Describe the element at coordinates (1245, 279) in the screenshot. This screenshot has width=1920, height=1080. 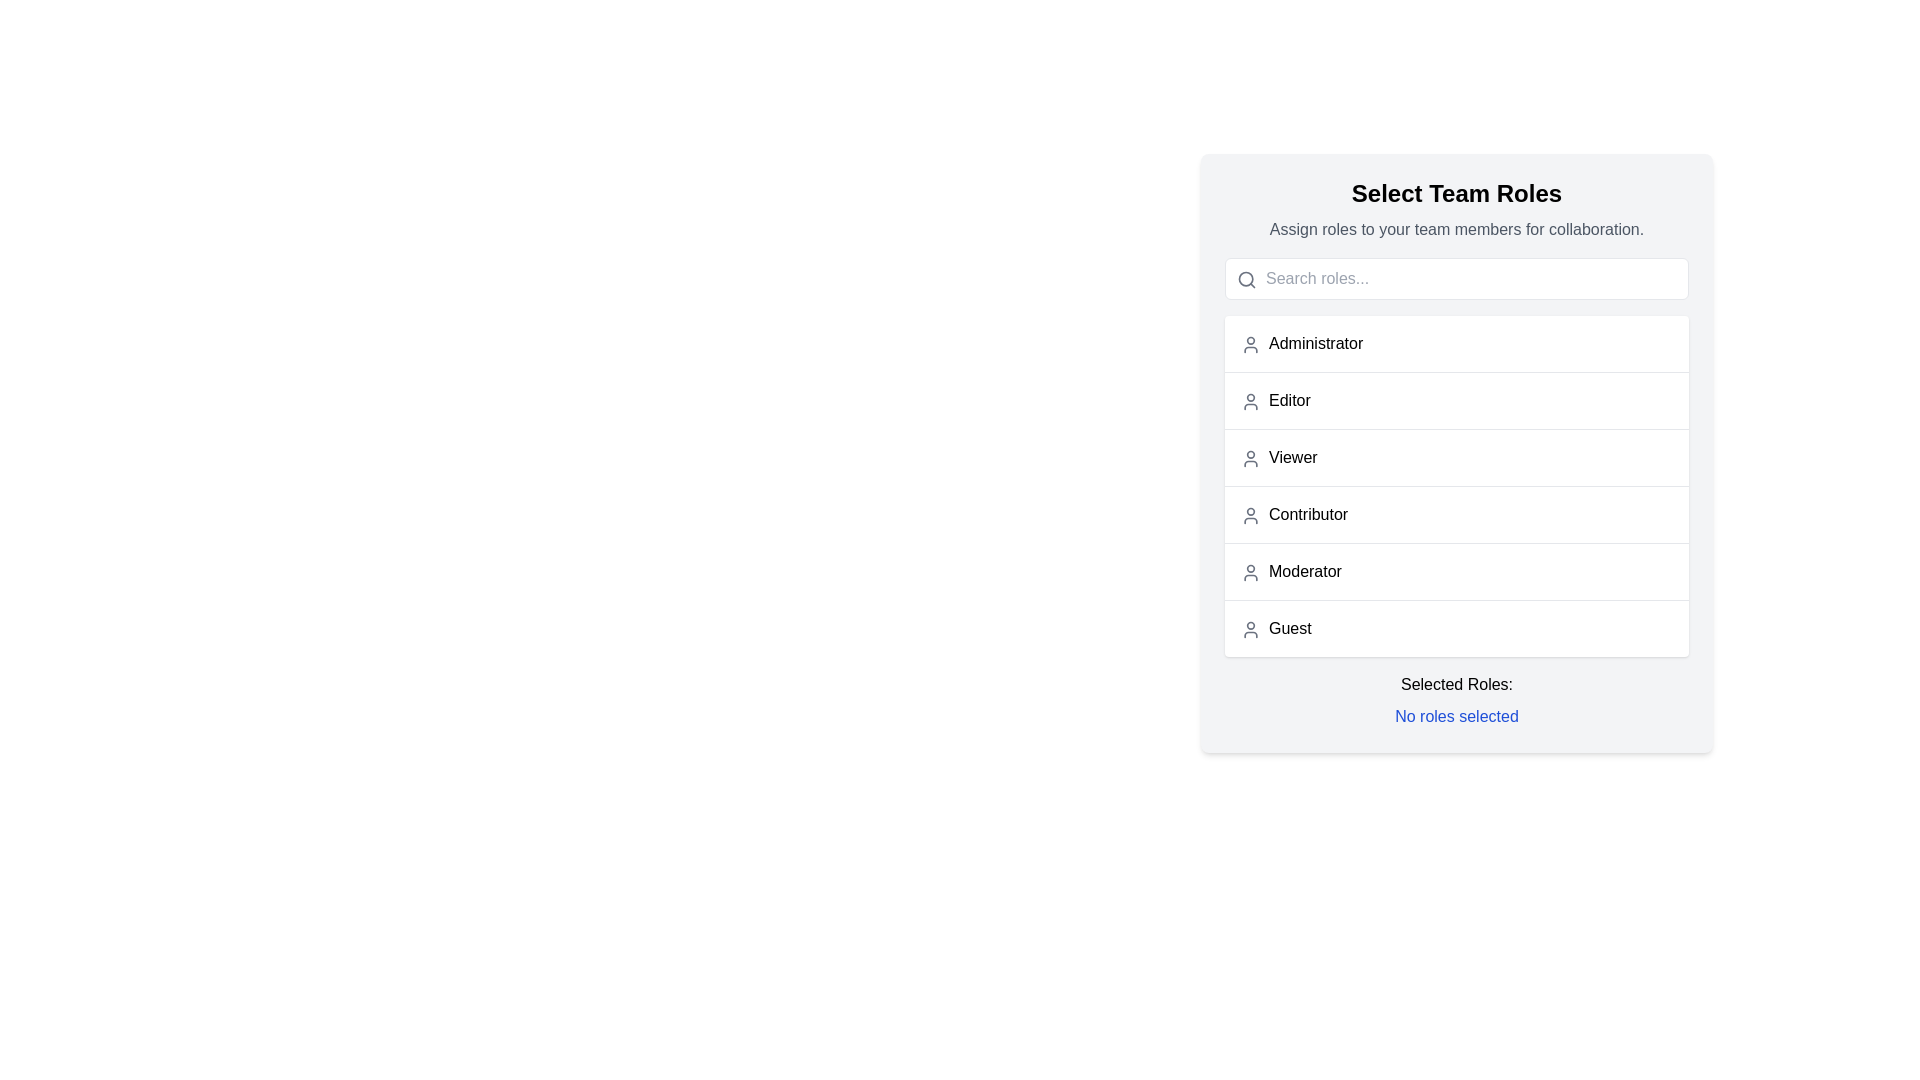
I see `the circular shape that represents the lens of the magnifying glass icon, located on the left side of the search input field` at that location.